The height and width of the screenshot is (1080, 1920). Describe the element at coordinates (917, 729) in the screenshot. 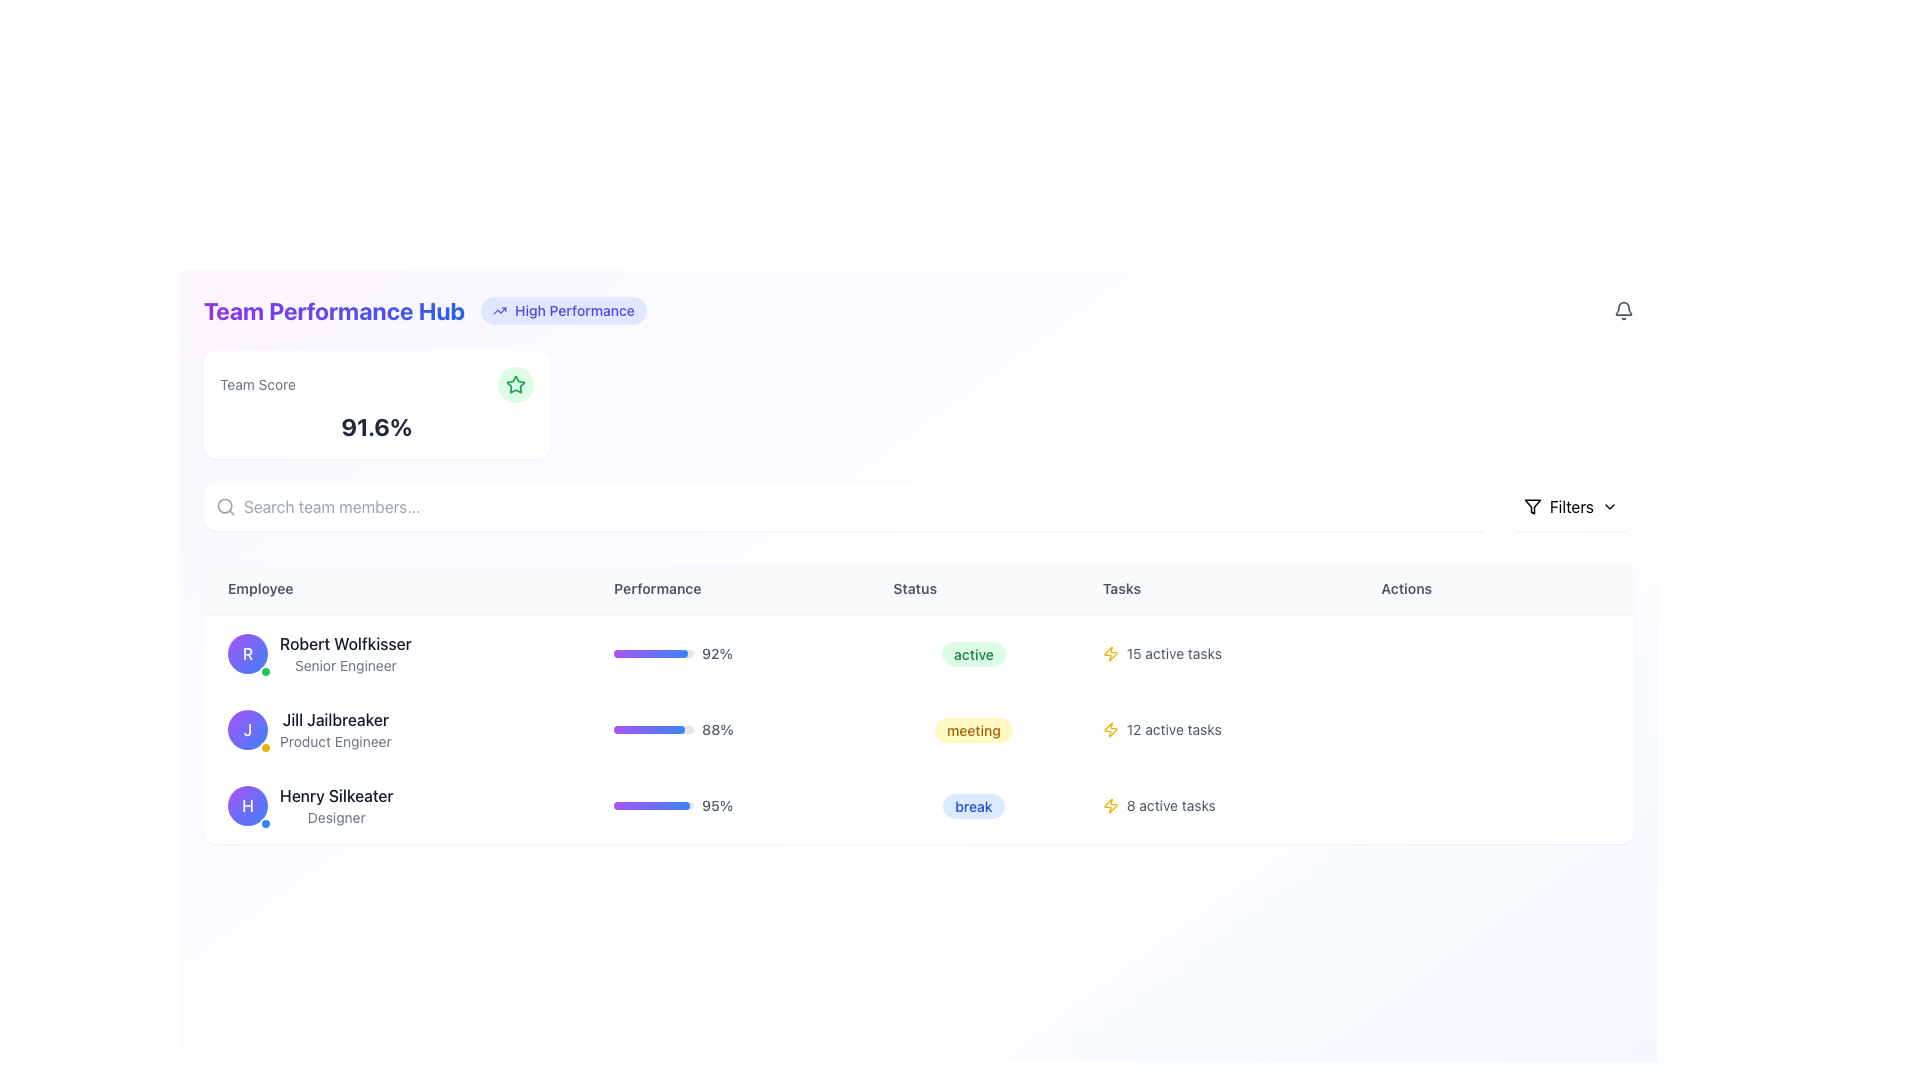

I see `the table row displaying information for 'Jill Jailbreaker', which includes a circular avatar, performance metrics, status indicators, and task descriptions` at that location.